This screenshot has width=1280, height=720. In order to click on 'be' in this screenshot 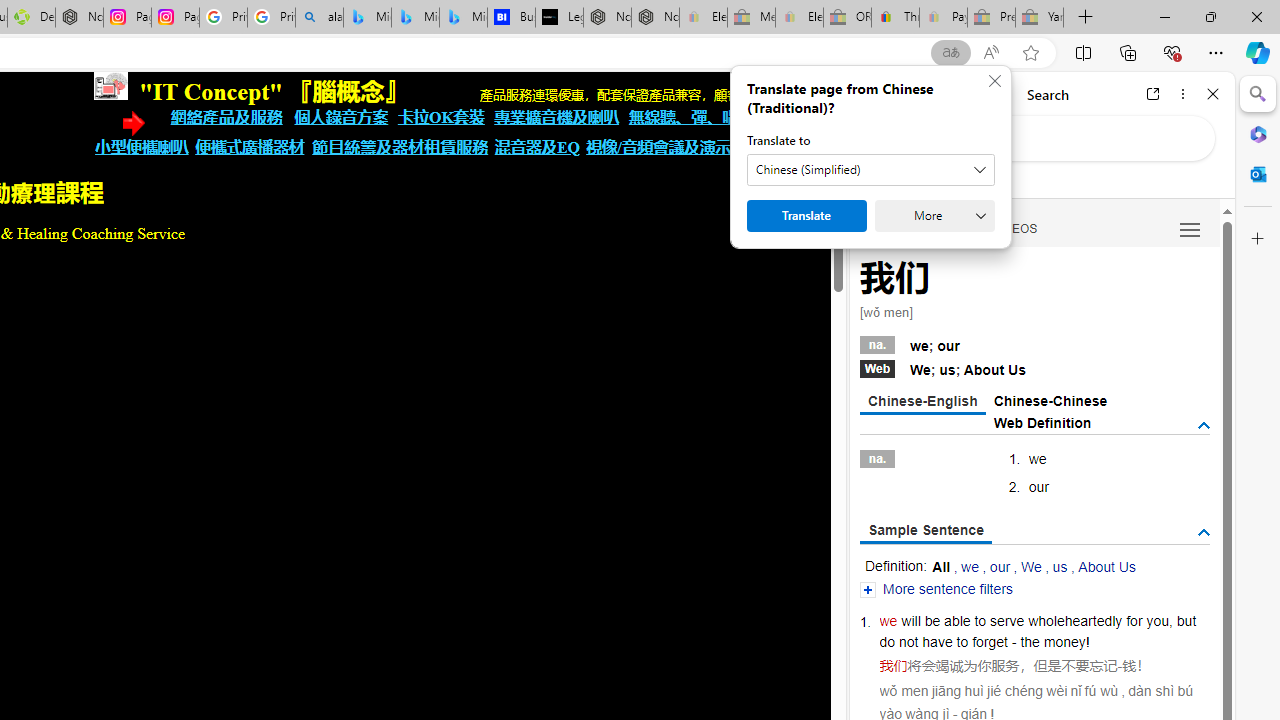, I will do `click(931, 620)`.